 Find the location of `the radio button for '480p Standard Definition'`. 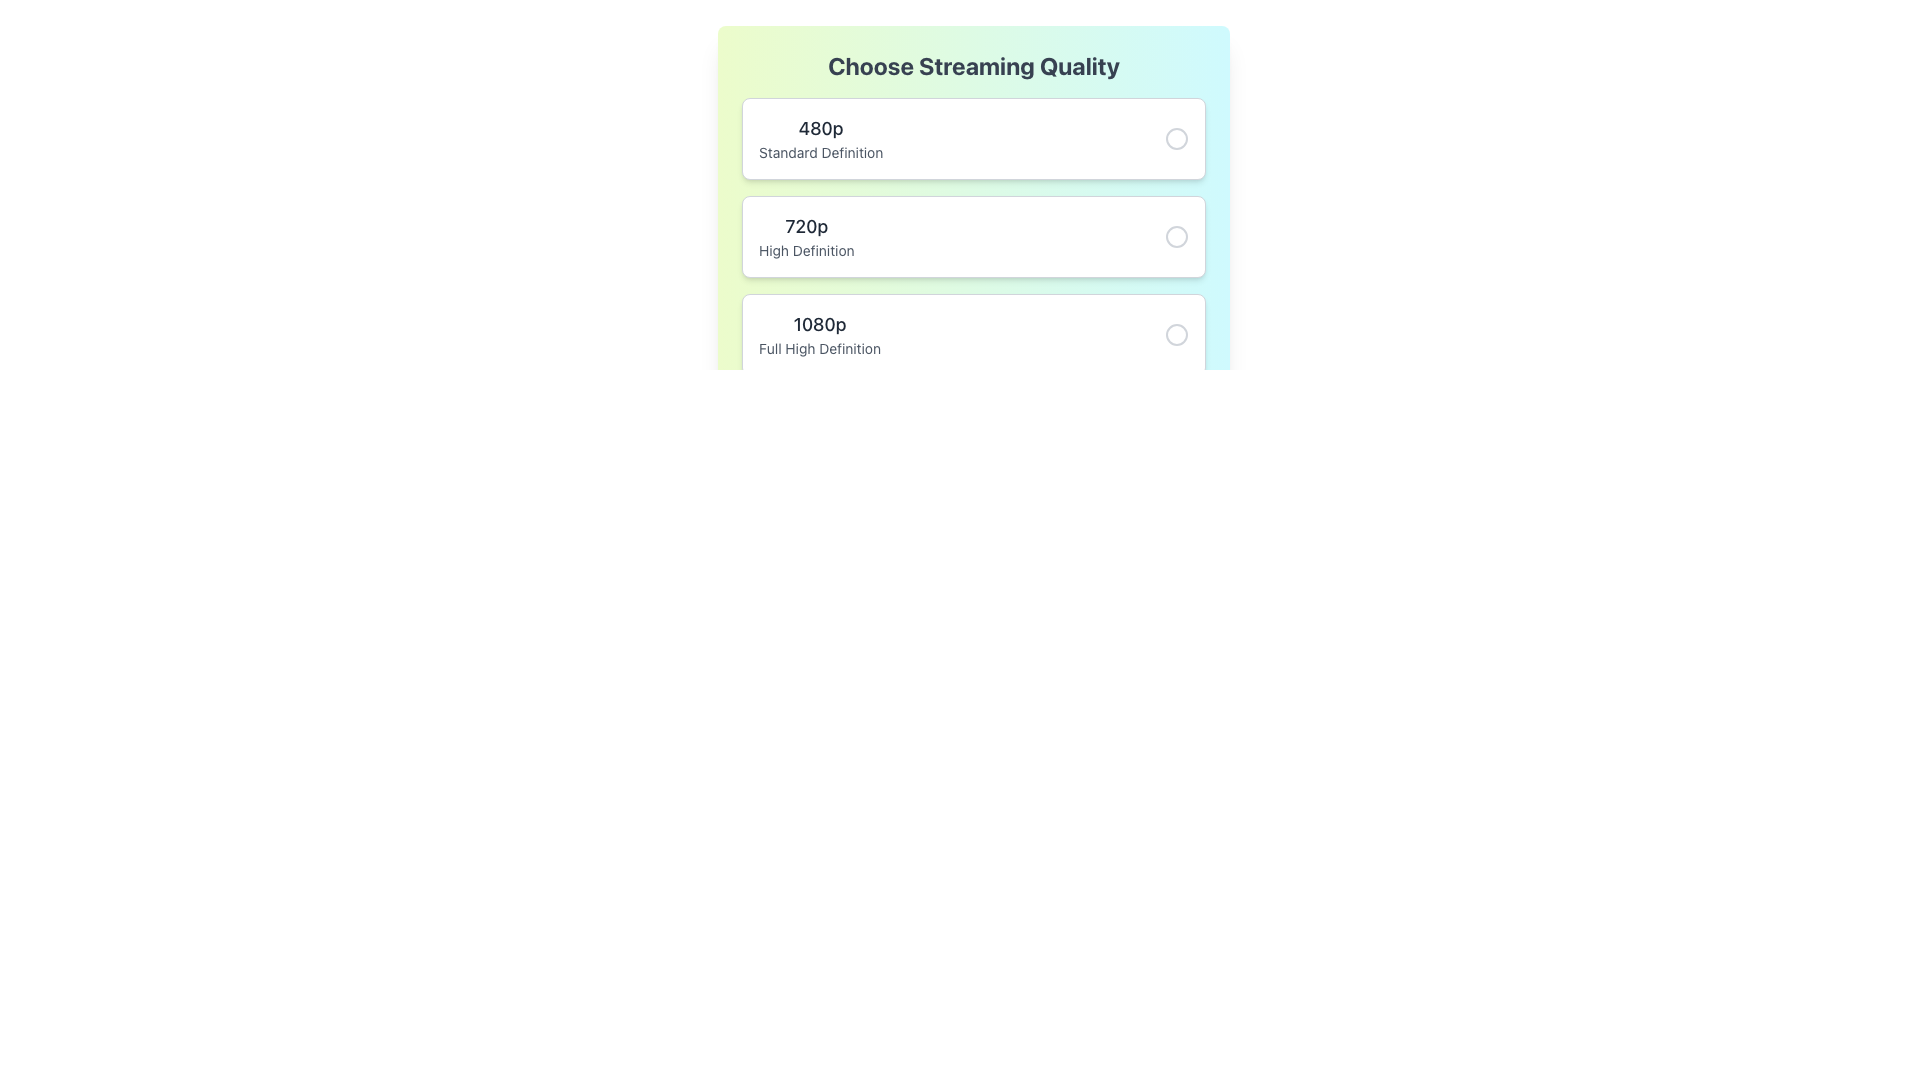

the radio button for '480p Standard Definition' is located at coordinates (1176, 137).